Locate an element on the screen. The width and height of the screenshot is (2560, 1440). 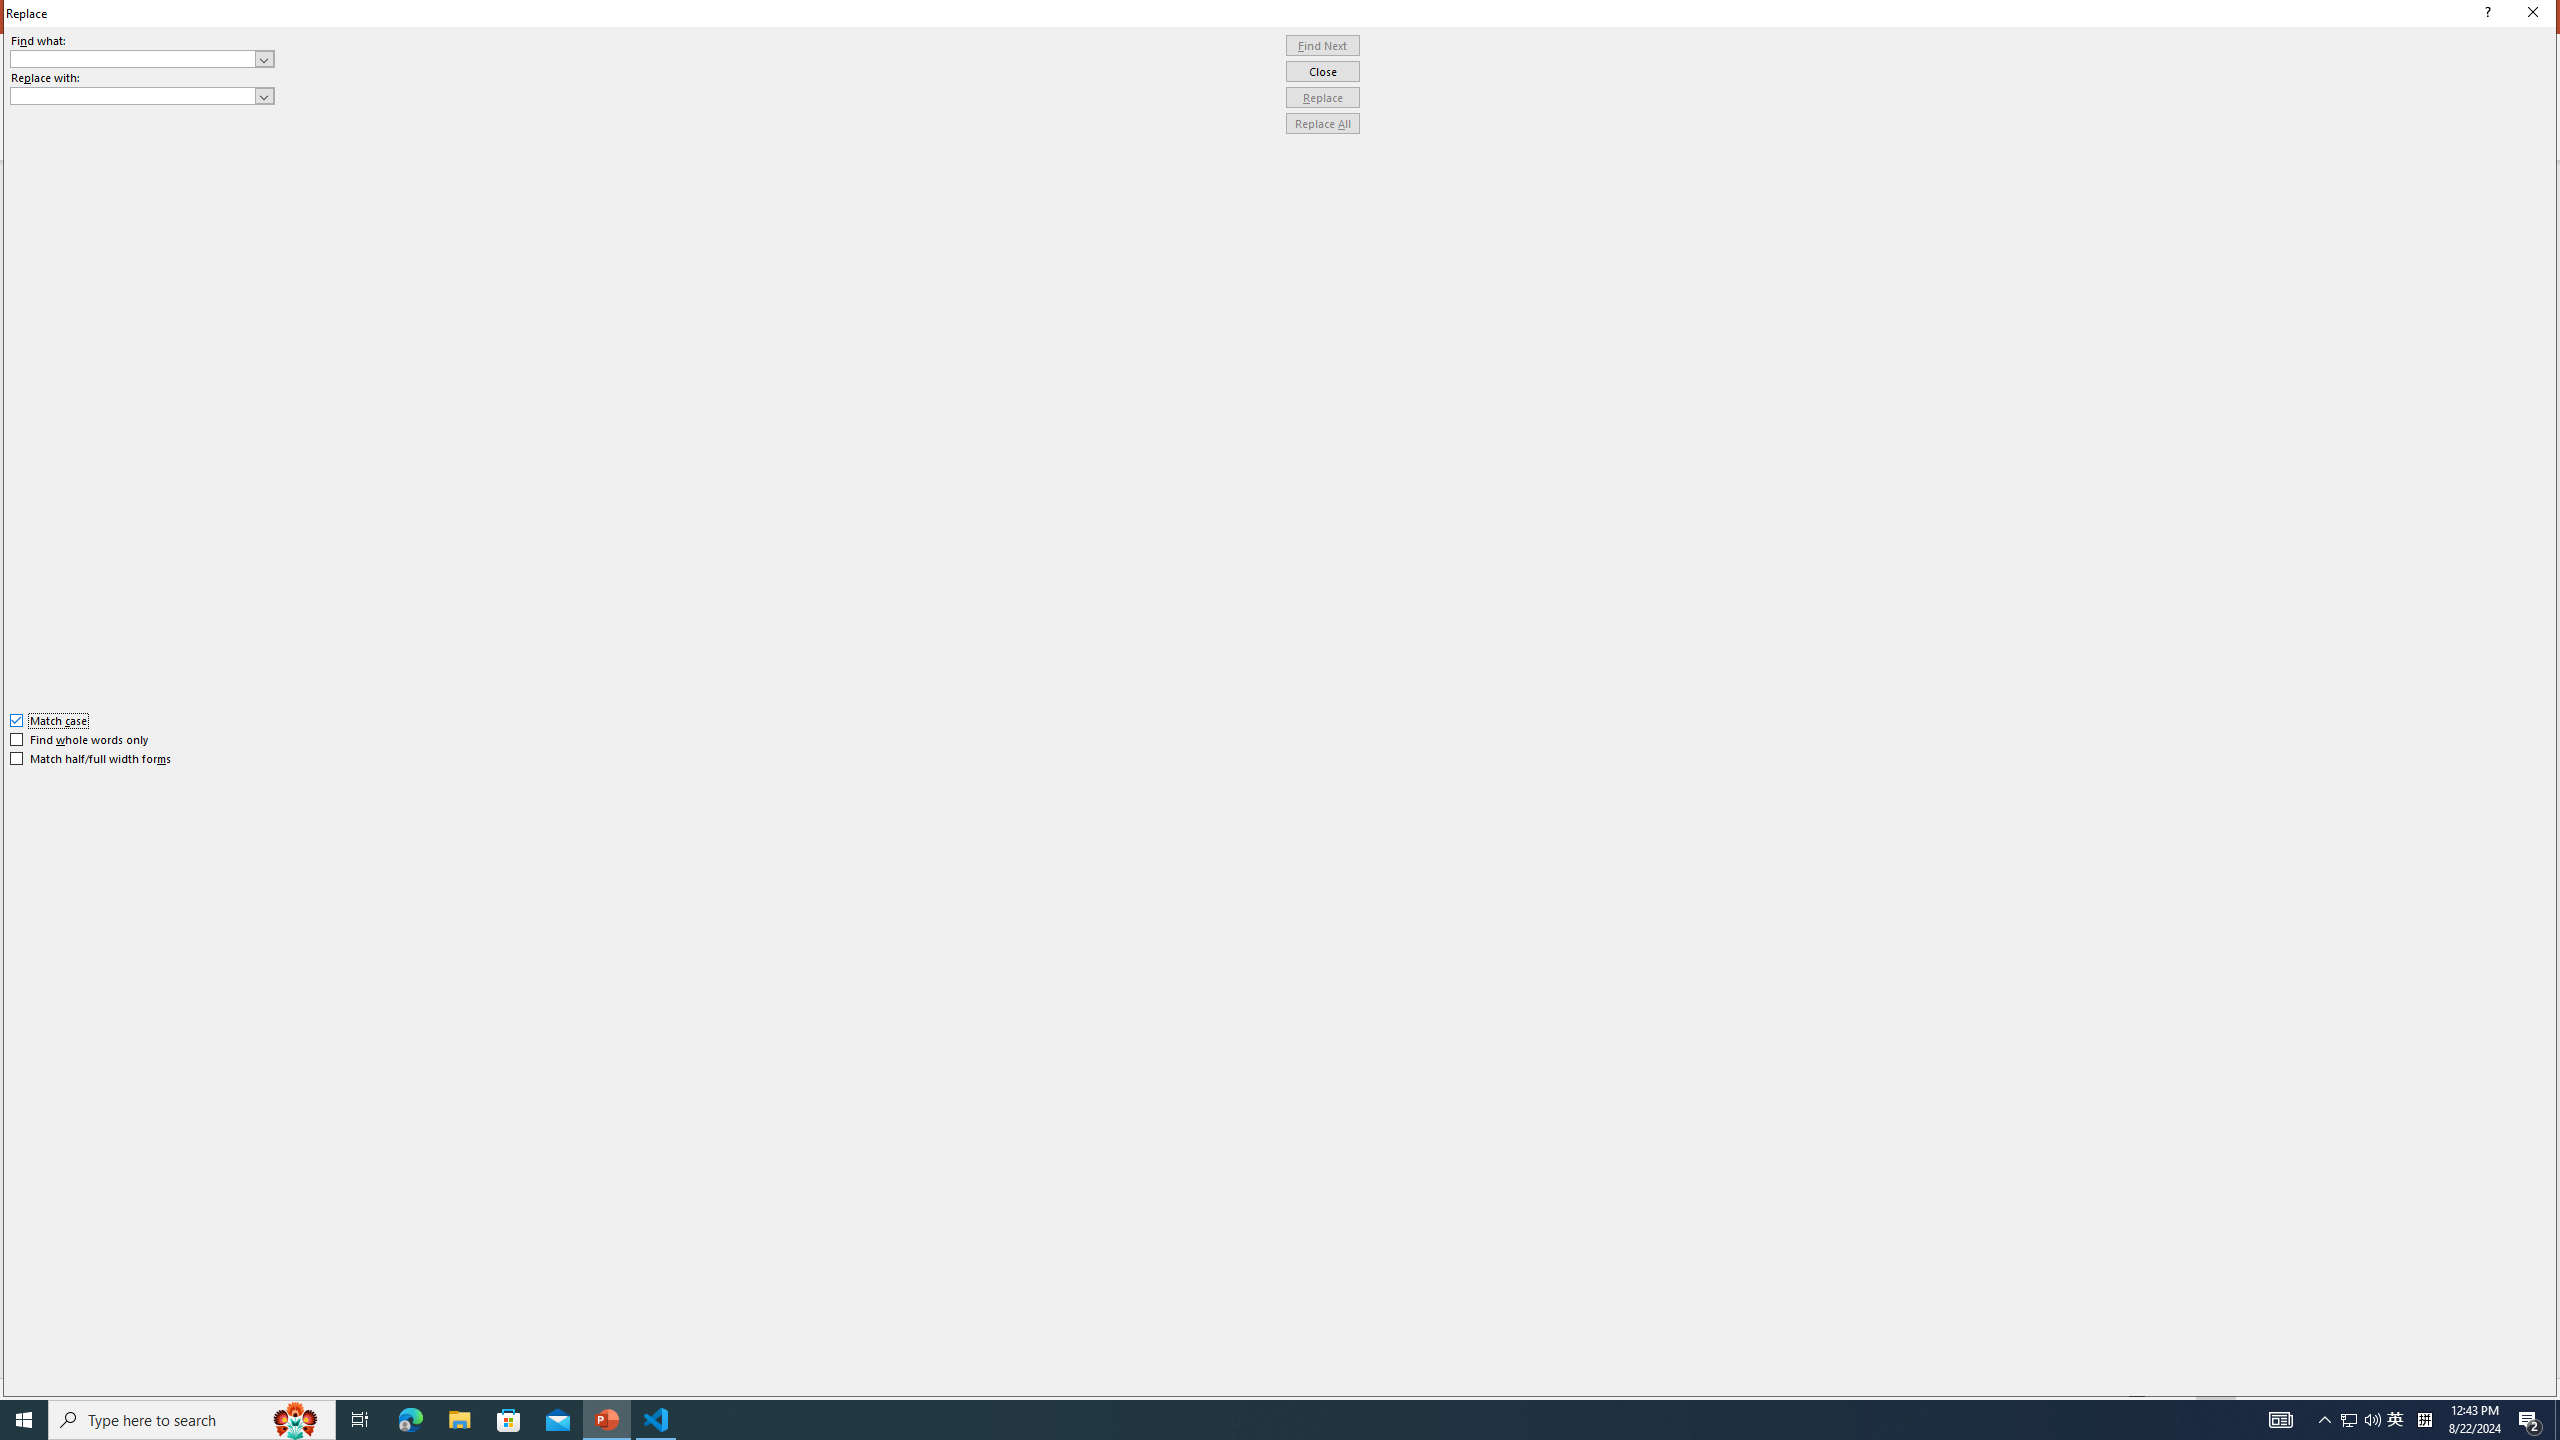
'Replace' is located at coordinates (1322, 96).